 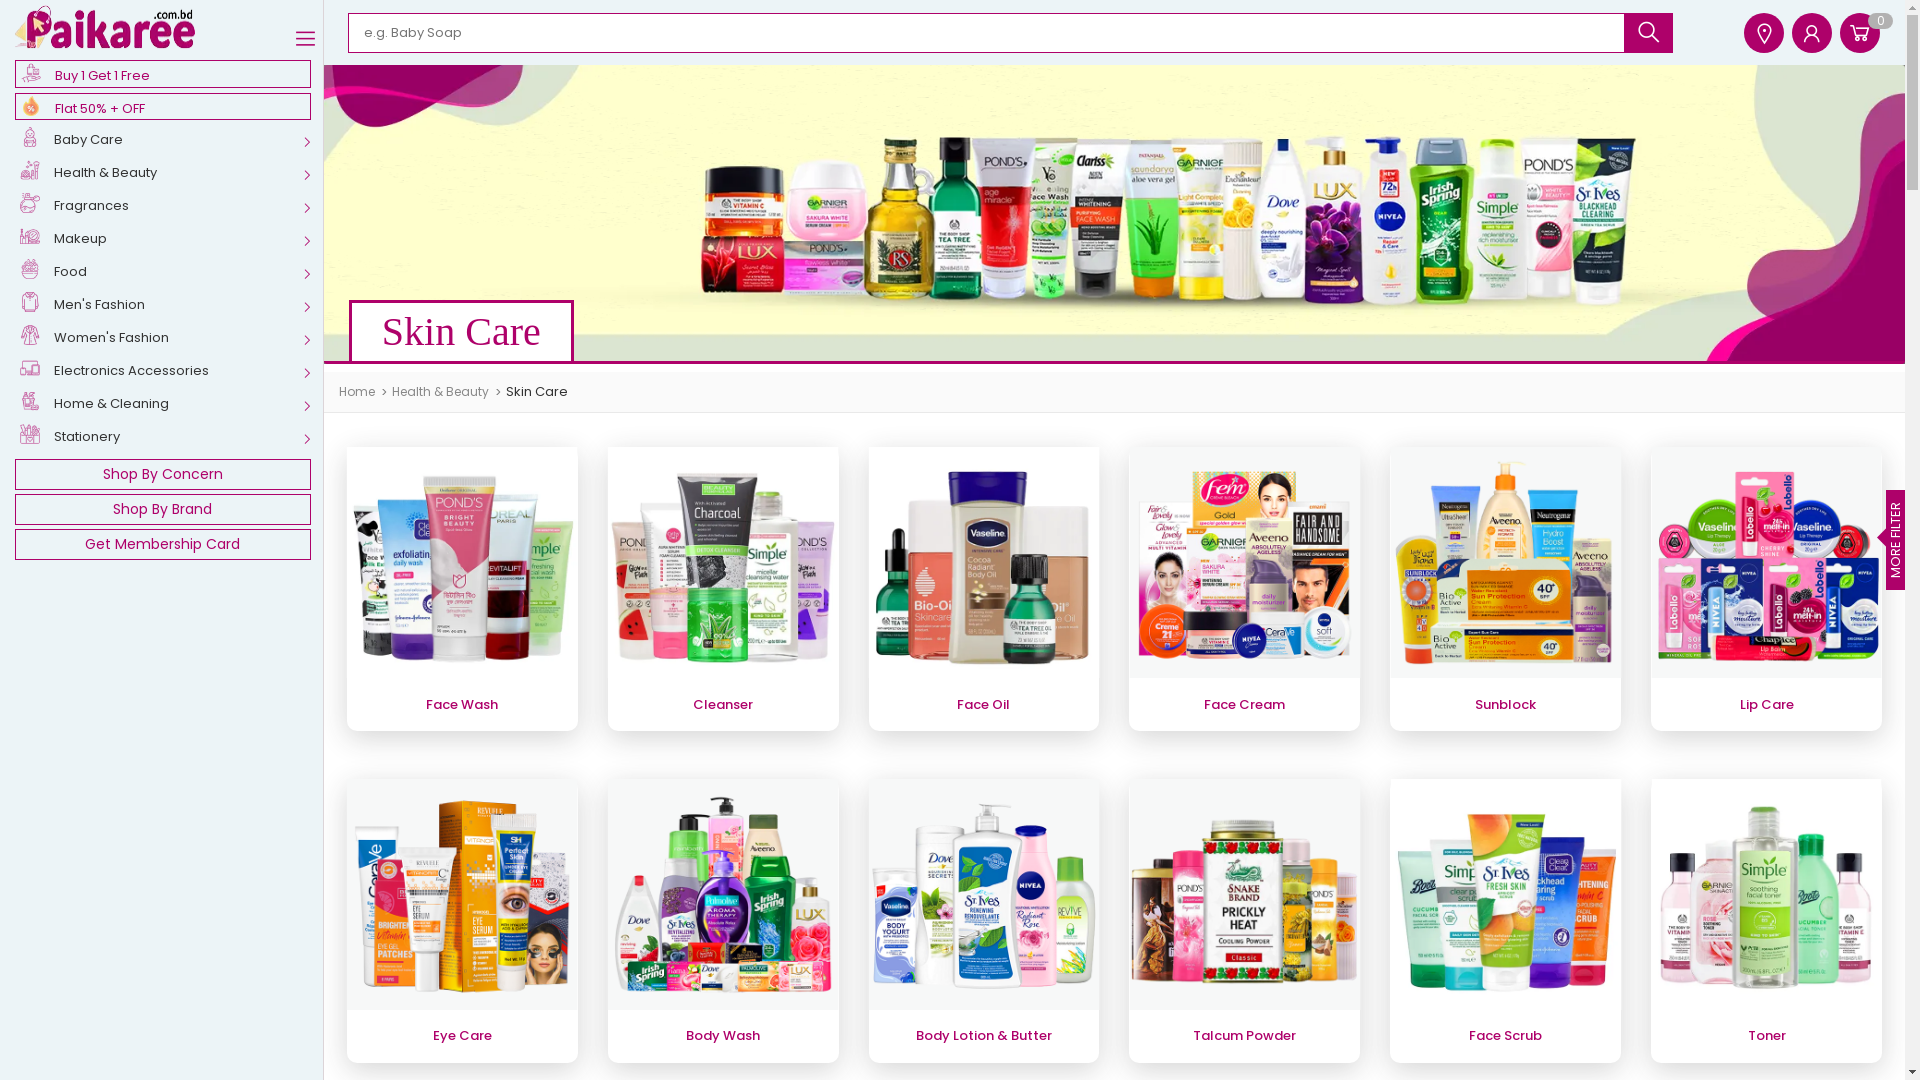 I want to click on 'Face Wash', so click(x=461, y=588).